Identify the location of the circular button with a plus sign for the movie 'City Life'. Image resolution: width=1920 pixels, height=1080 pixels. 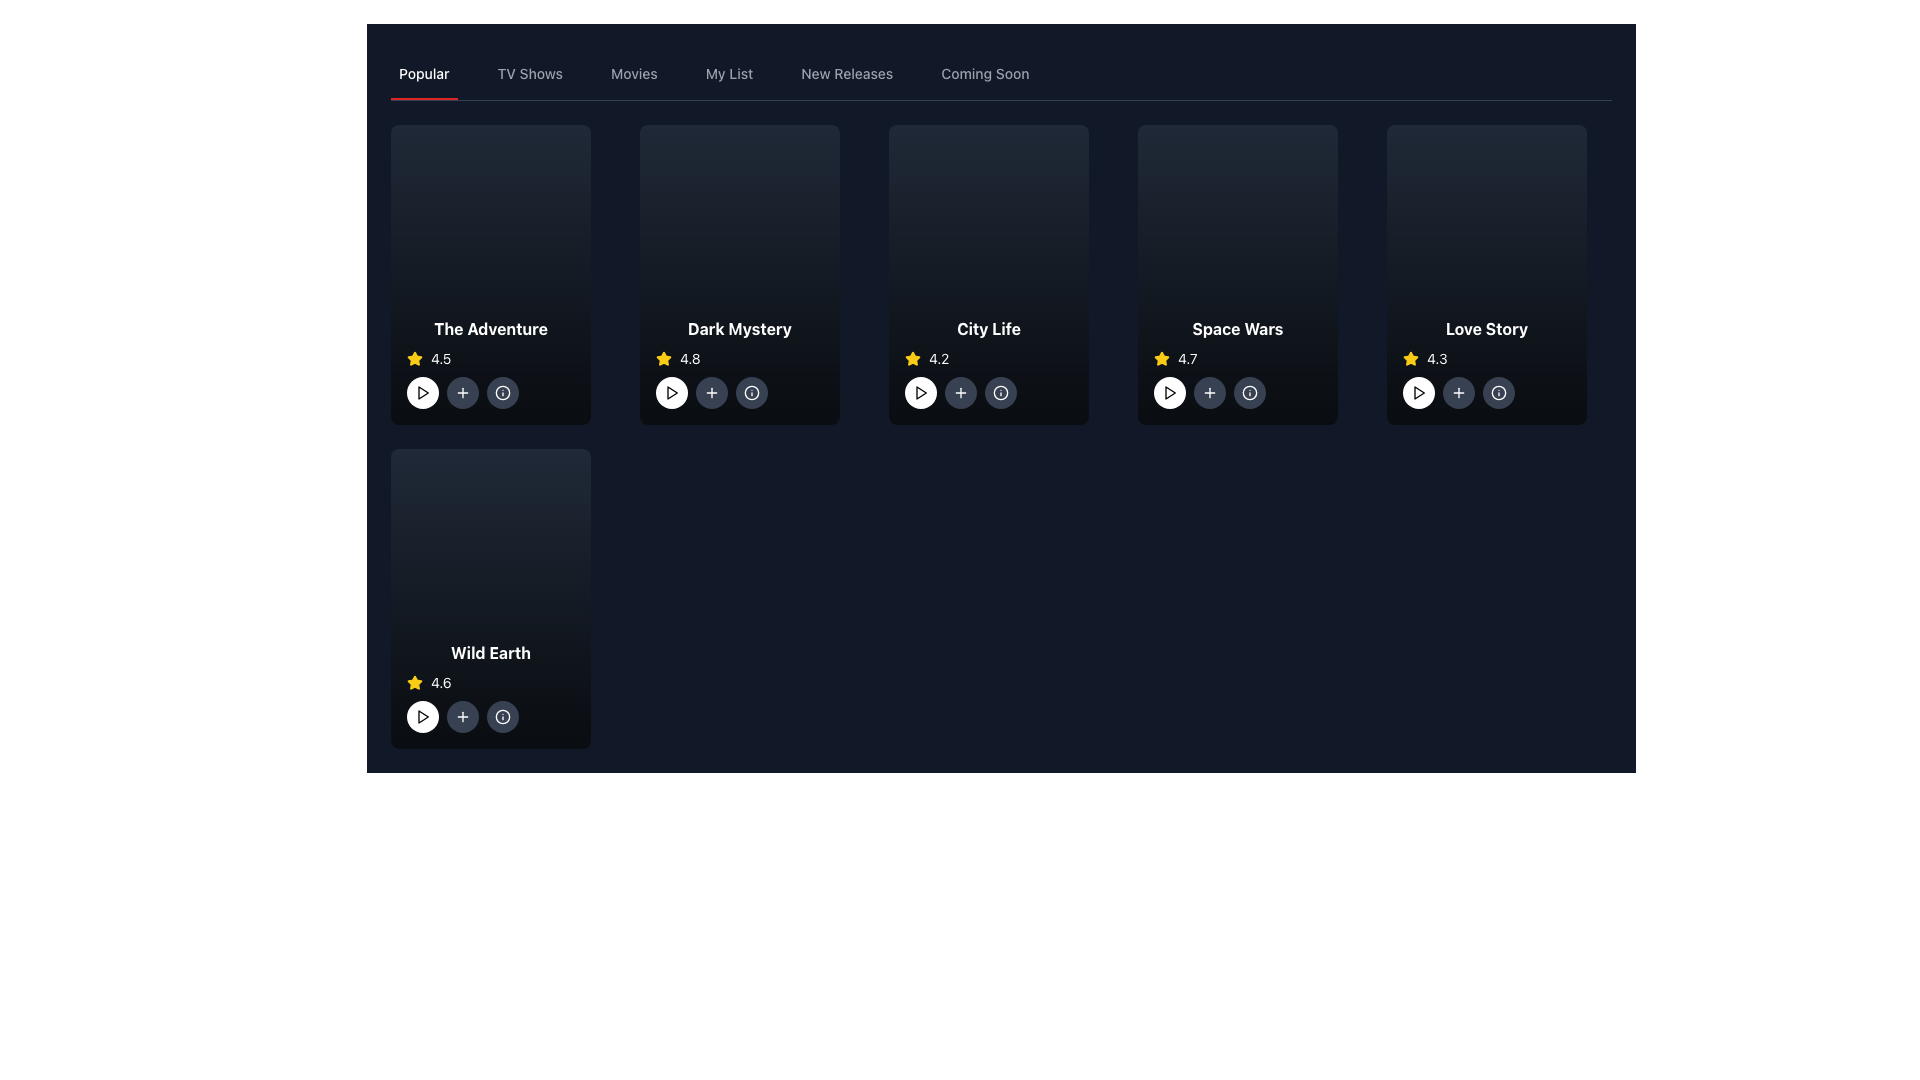
(960, 393).